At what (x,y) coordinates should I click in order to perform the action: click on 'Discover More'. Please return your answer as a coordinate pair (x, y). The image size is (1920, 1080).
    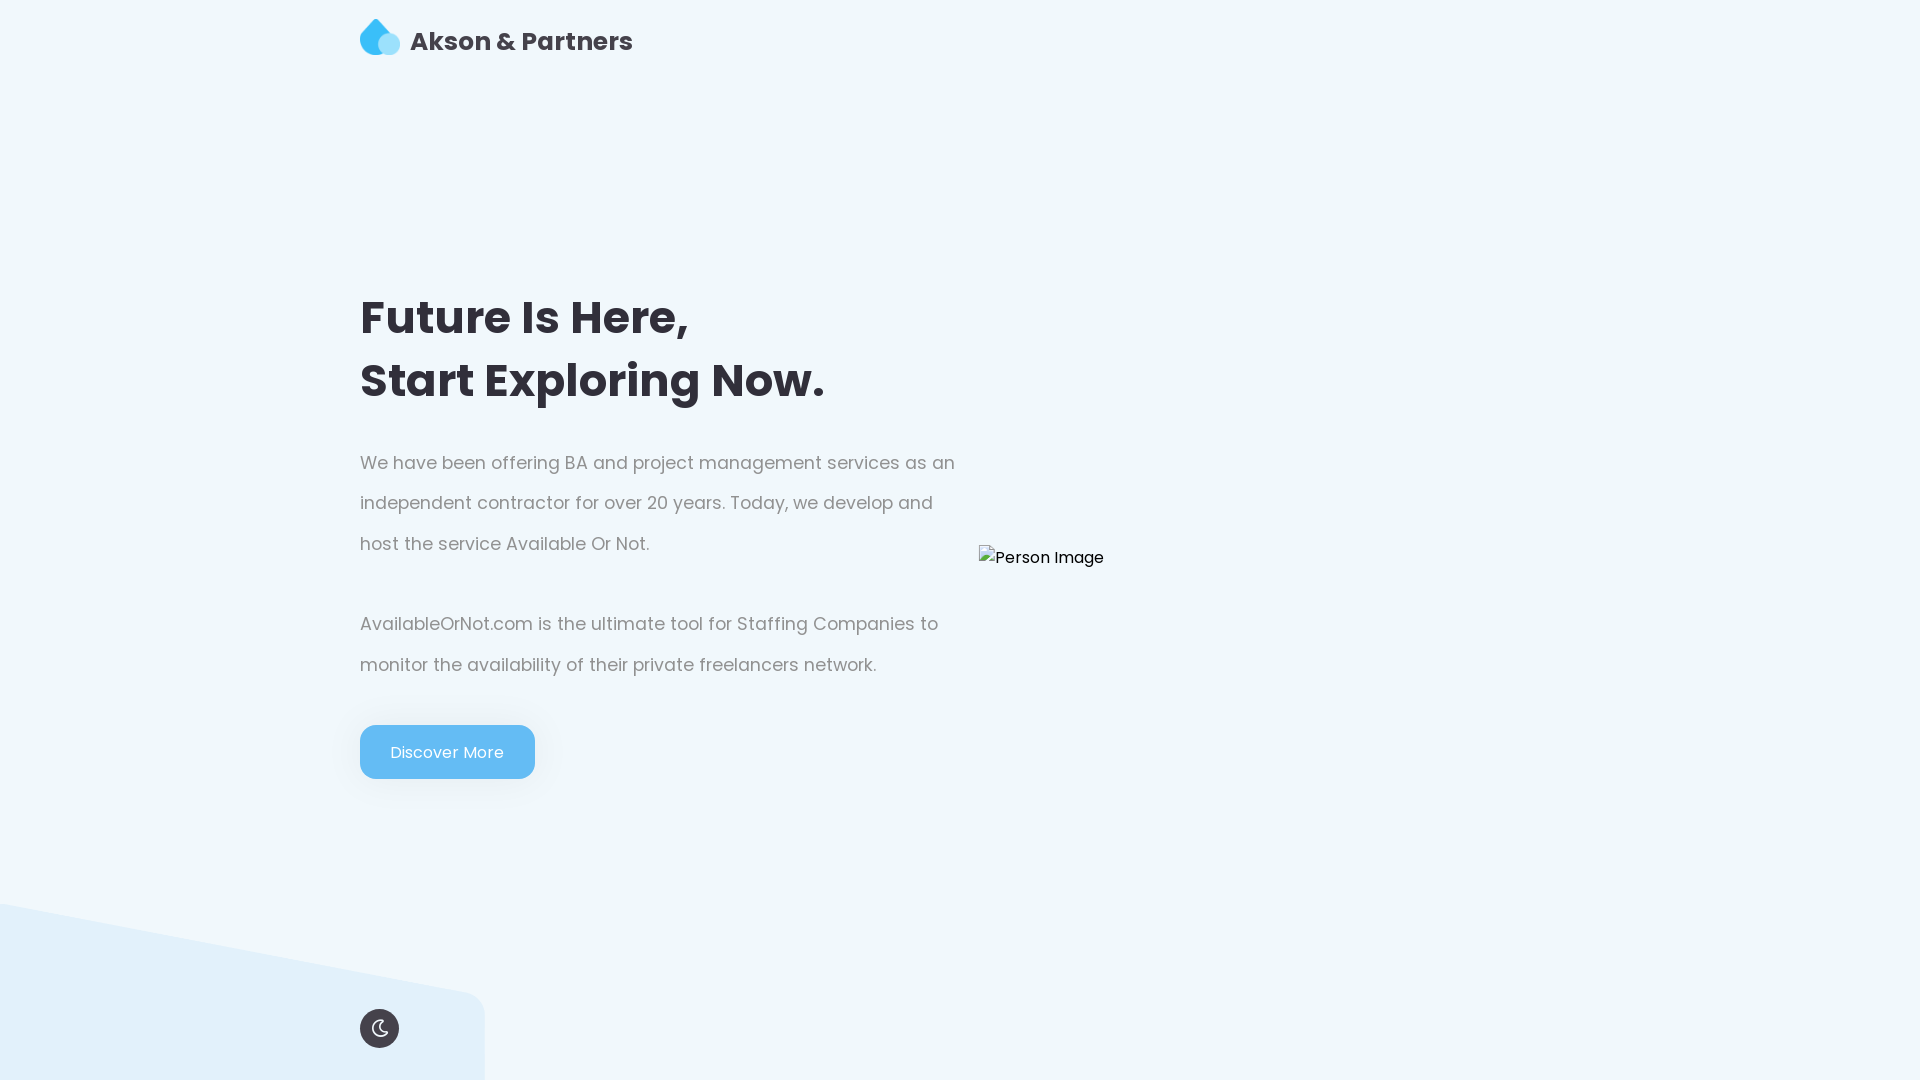
    Looking at the image, I should click on (446, 752).